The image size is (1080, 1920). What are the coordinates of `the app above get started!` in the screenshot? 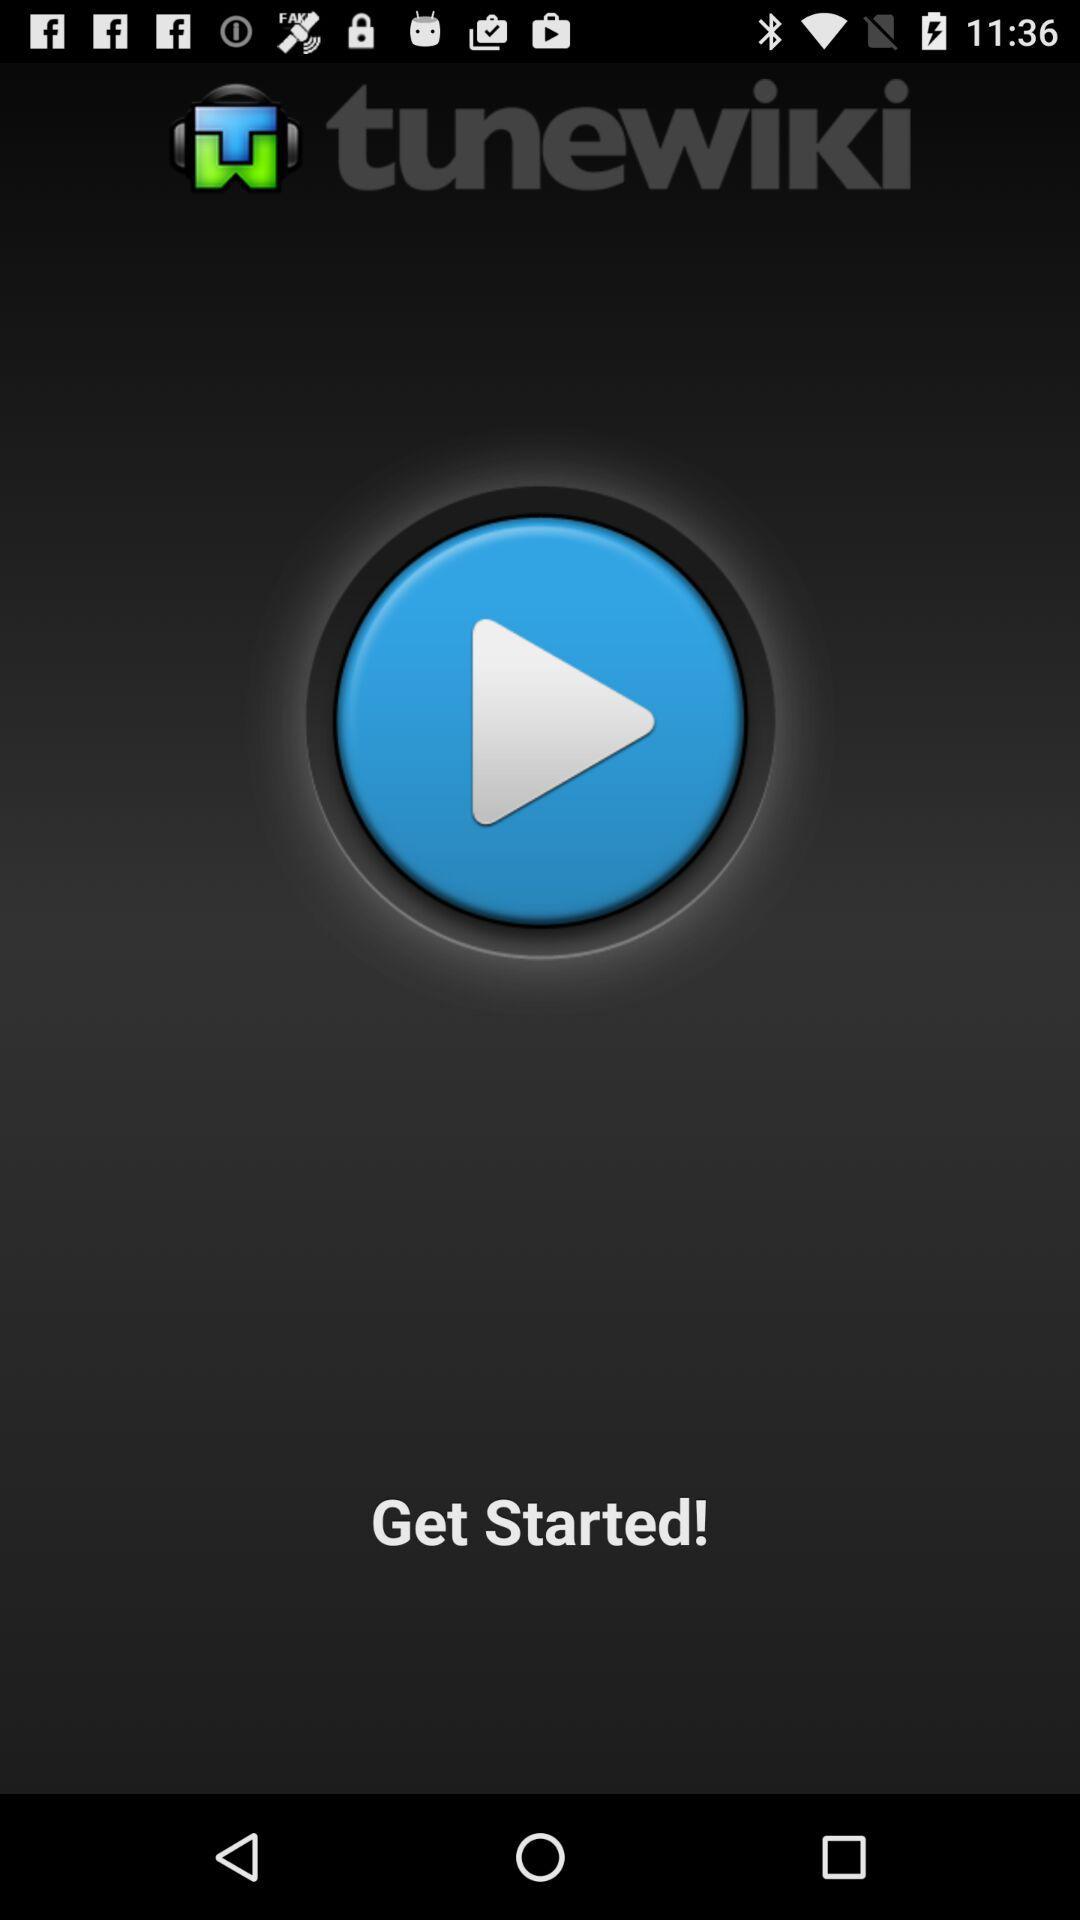 It's located at (540, 720).